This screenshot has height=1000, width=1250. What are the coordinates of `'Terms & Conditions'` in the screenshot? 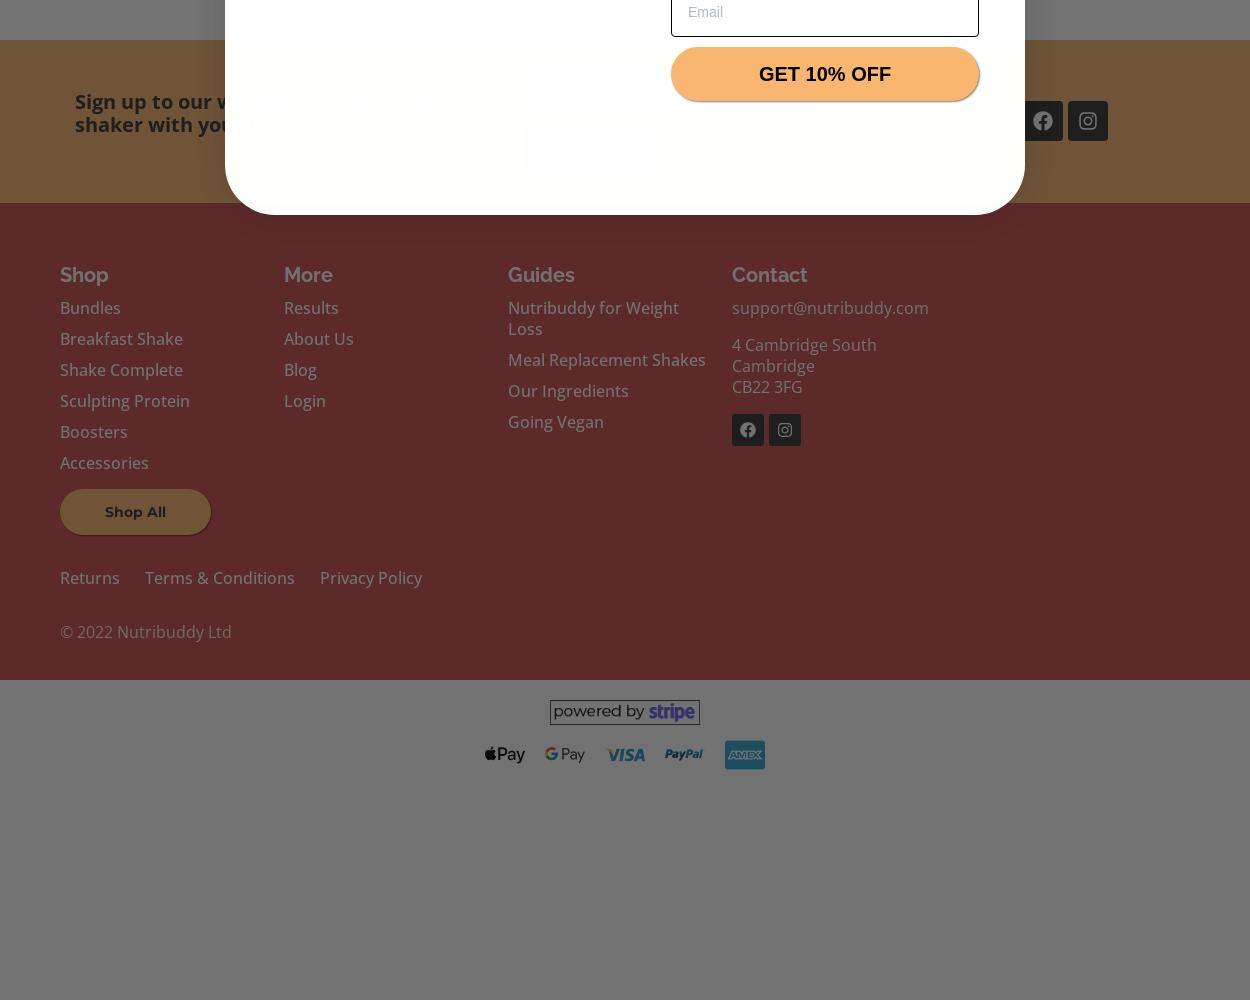 It's located at (218, 577).